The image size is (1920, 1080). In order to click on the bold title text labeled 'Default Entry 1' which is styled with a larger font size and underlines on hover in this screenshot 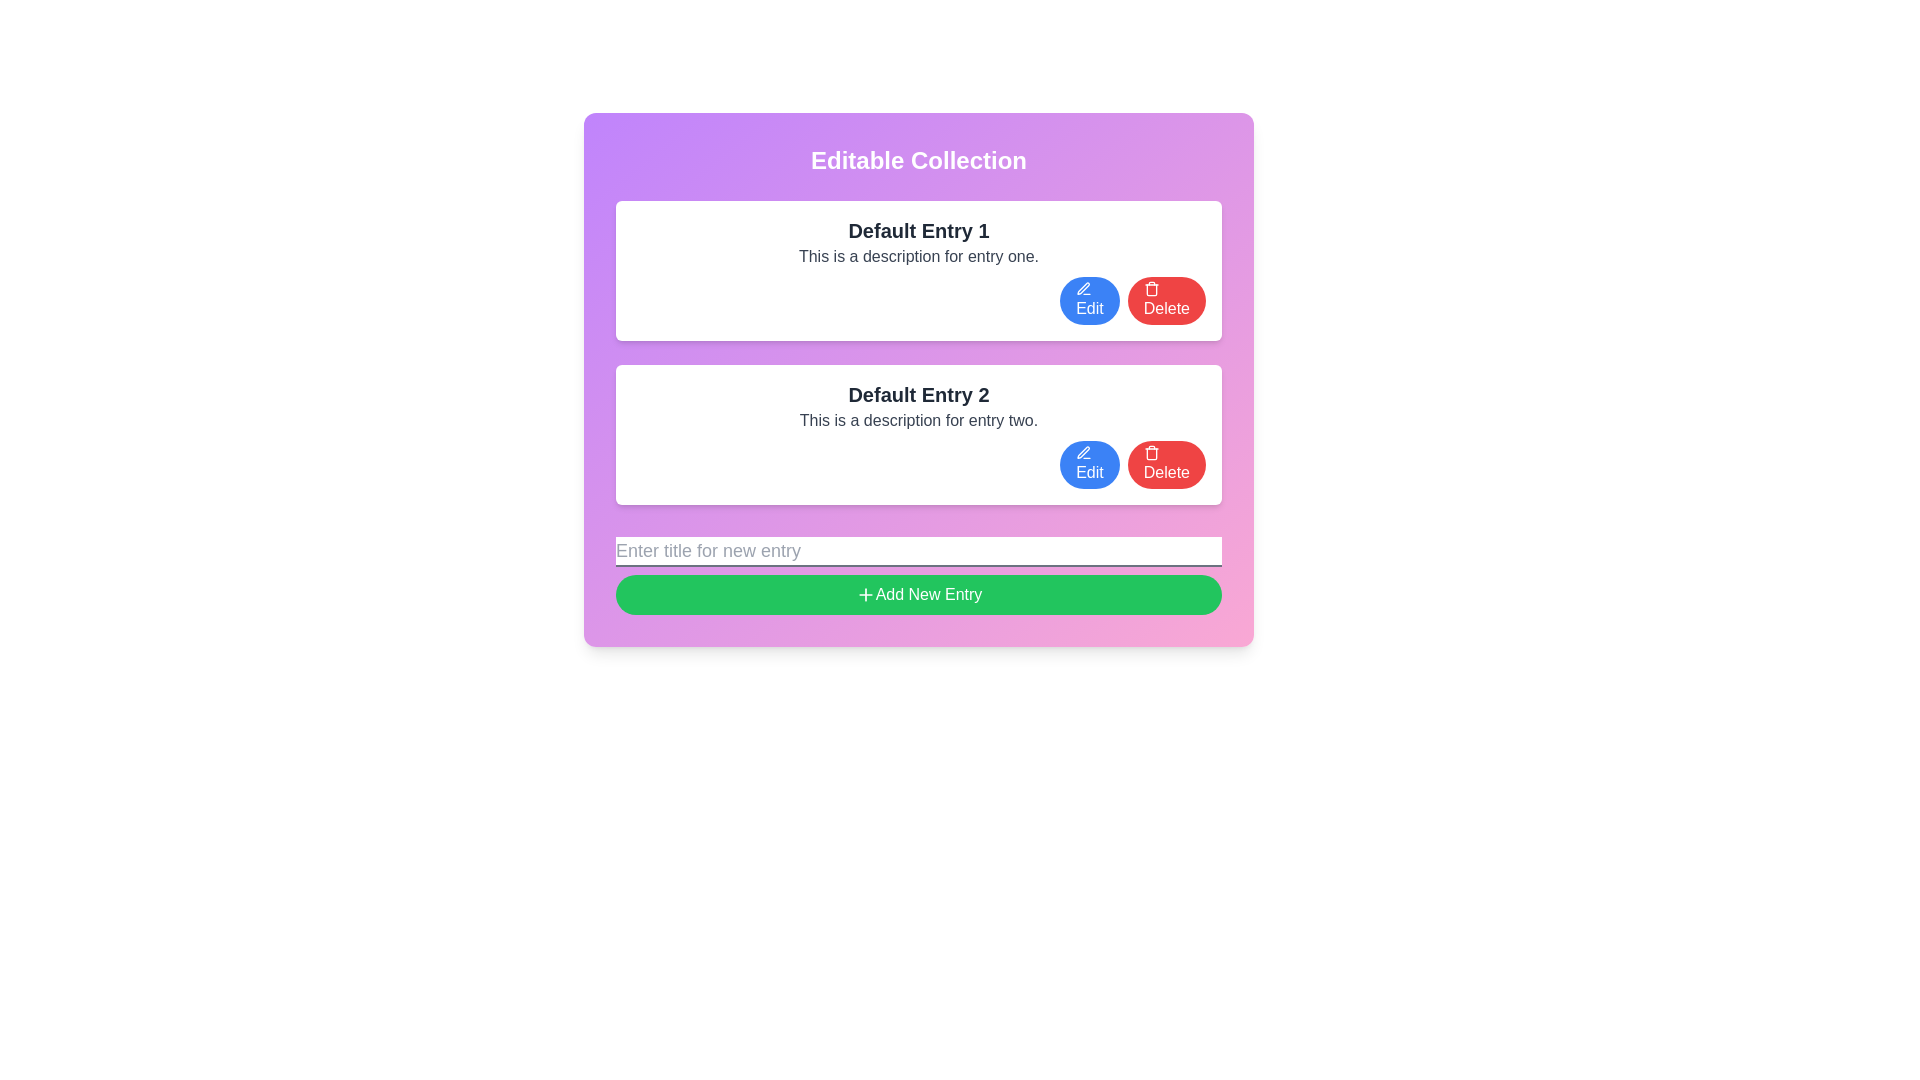, I will do `click(917, 230)`.